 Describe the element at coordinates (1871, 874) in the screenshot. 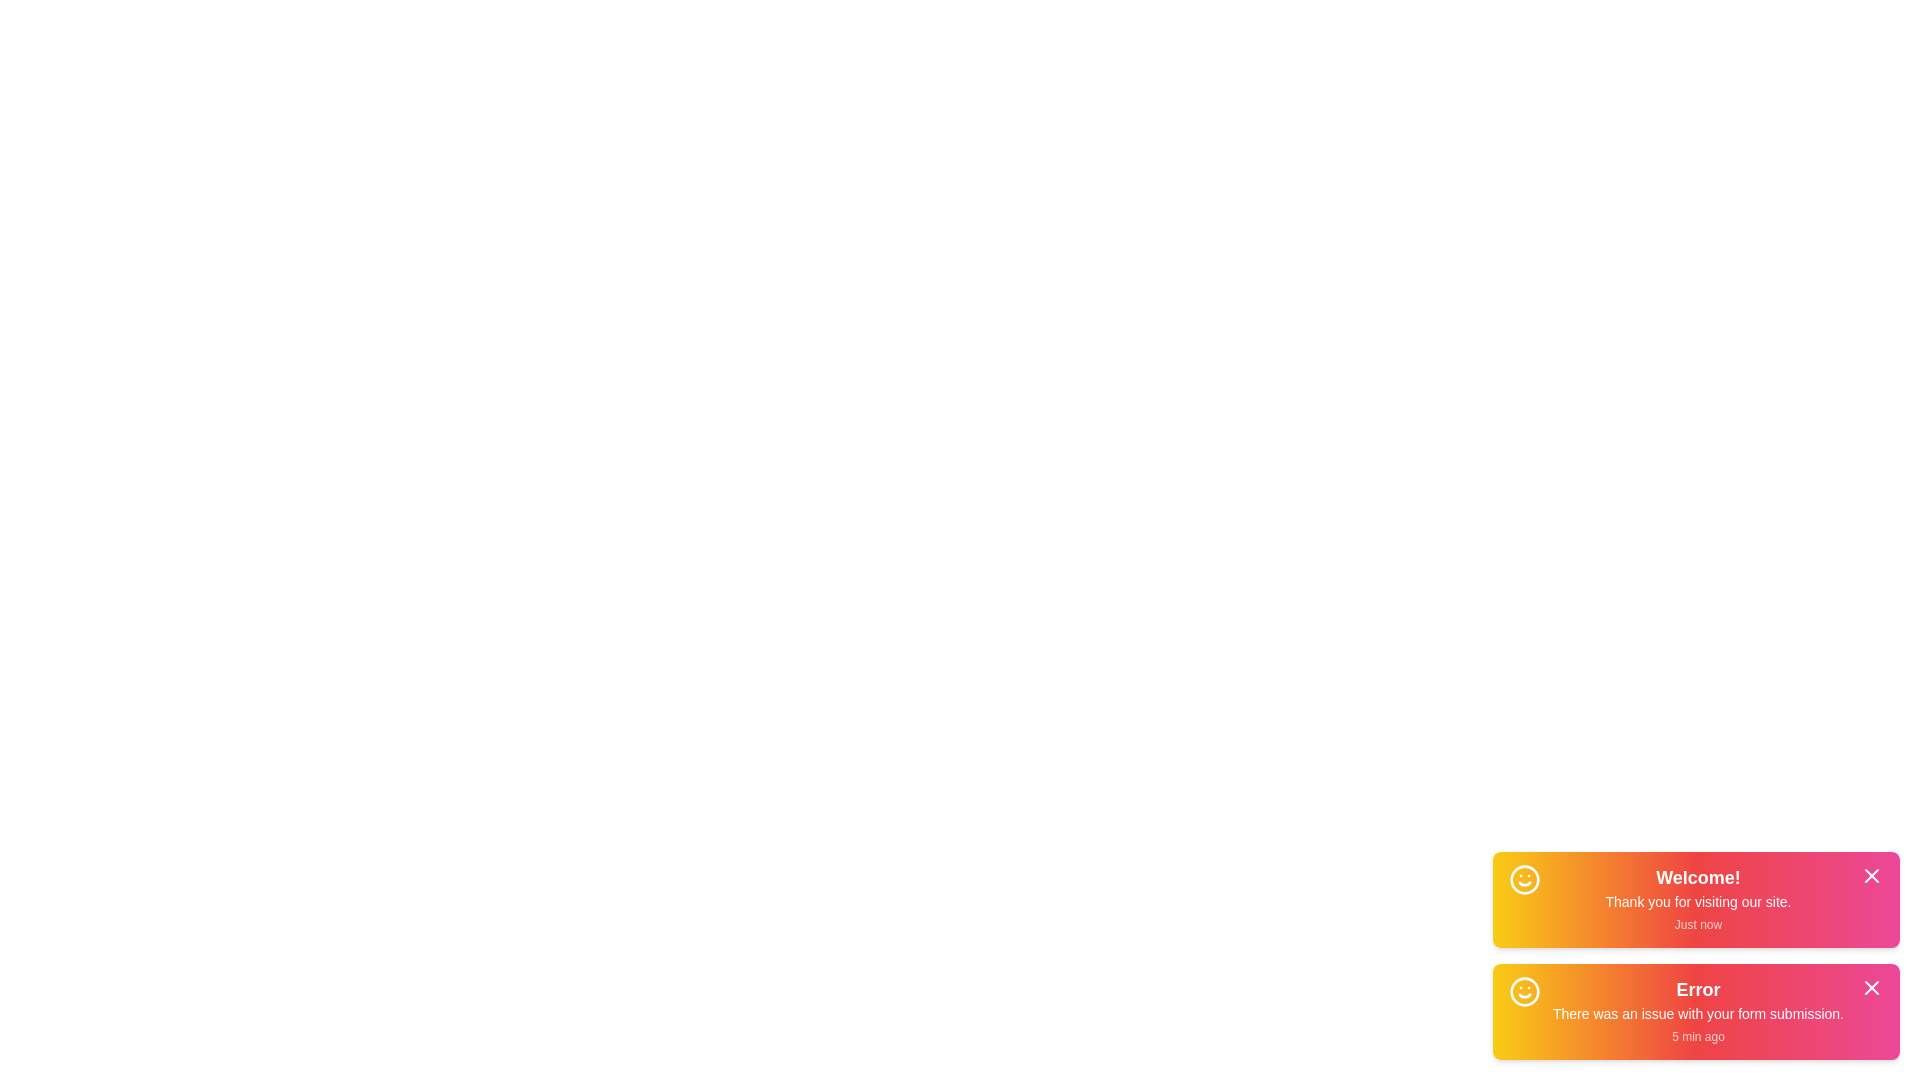

I see `the close button of the message to dismiss it` at that location.